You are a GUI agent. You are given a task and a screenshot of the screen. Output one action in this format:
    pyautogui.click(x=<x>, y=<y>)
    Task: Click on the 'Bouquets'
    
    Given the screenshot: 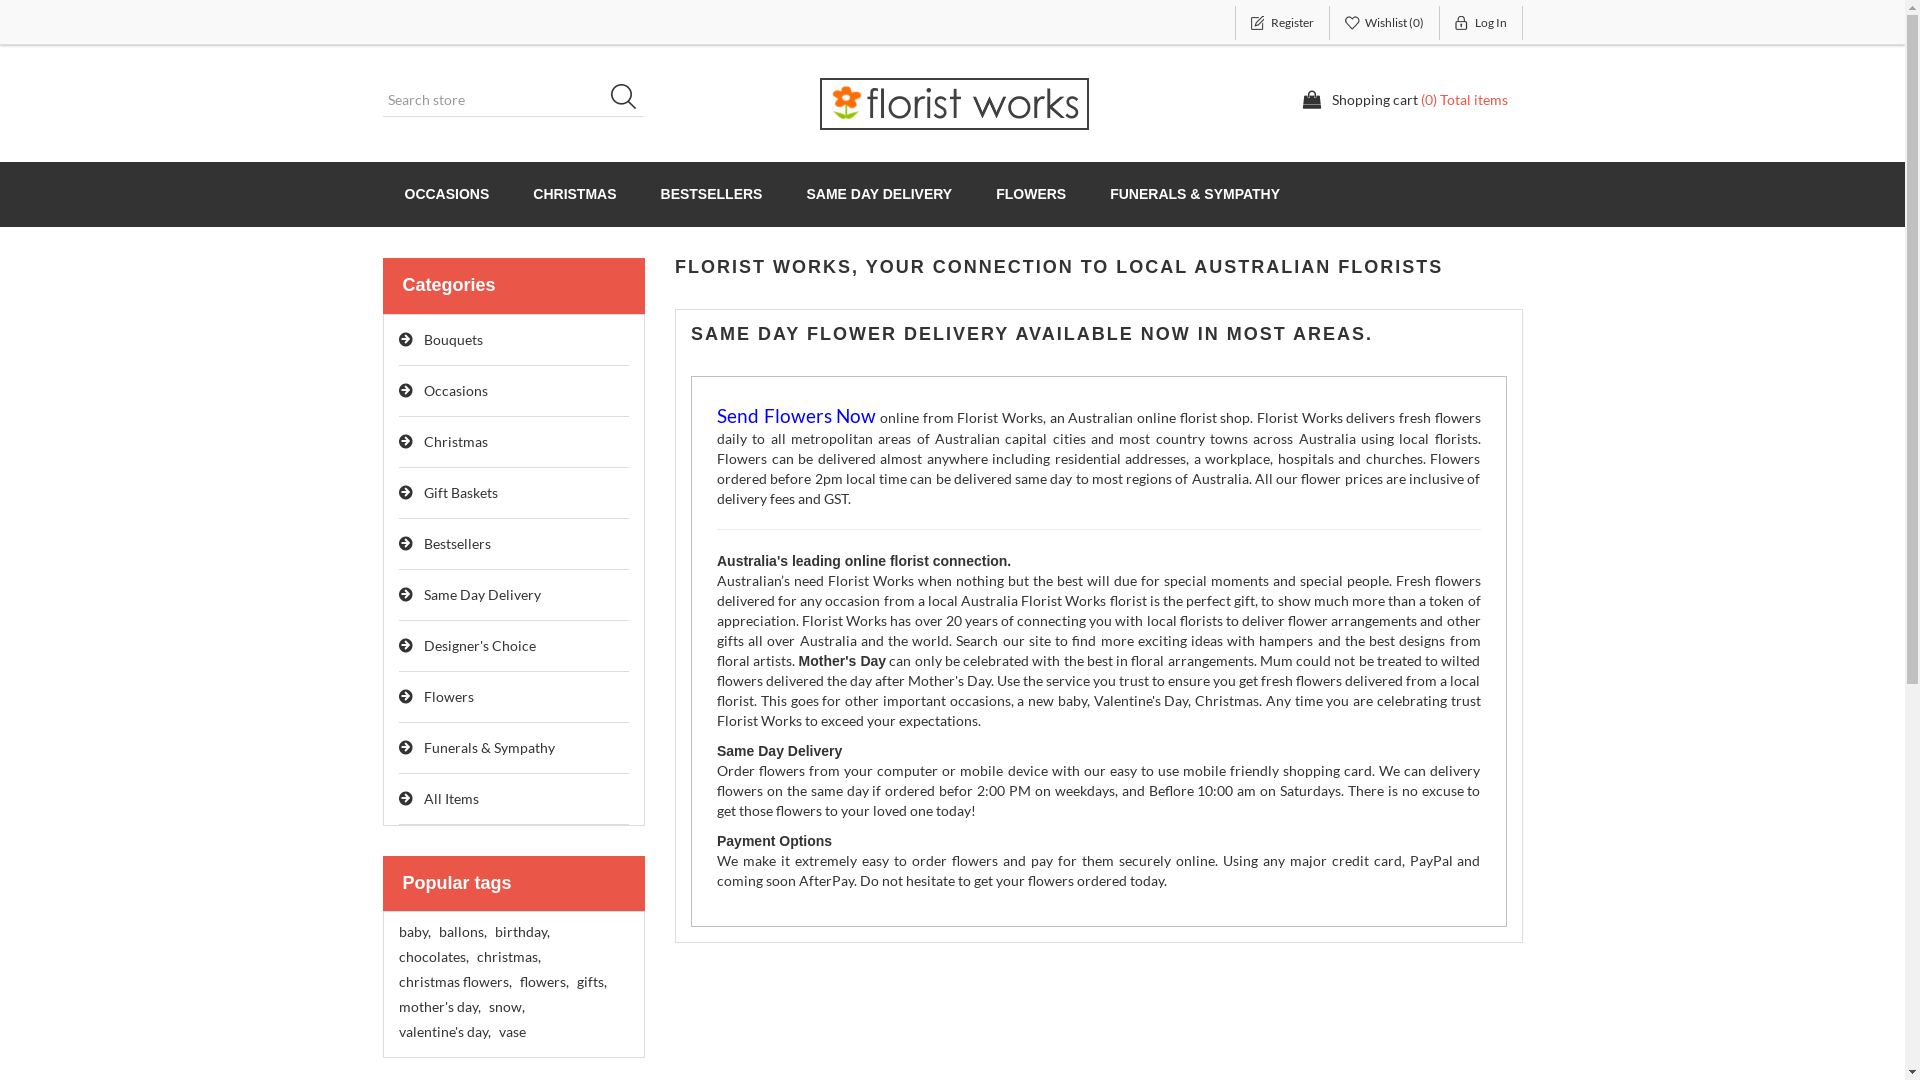 What is the action you would take?
    pyautogui.click(x=398, y=339)
    